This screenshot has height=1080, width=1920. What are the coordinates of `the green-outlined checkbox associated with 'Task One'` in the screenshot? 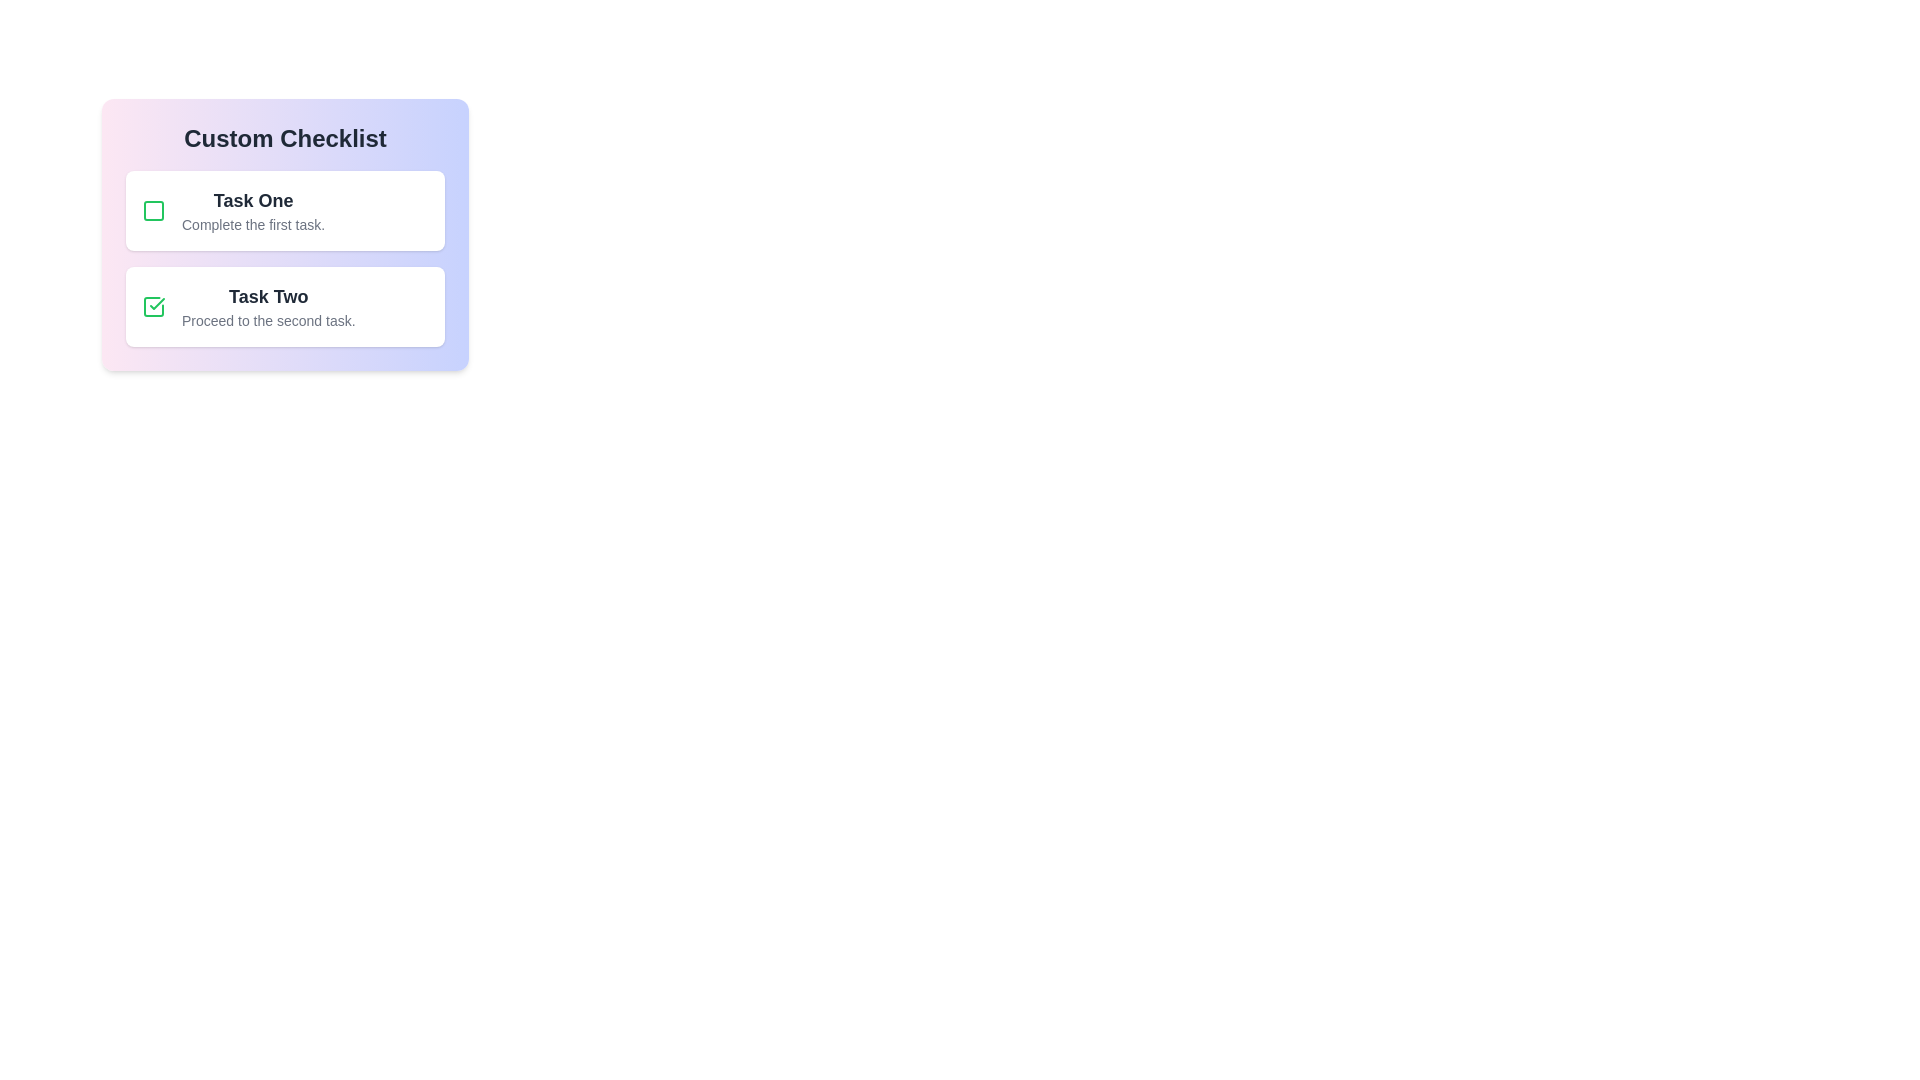 It's located at (152, 211).